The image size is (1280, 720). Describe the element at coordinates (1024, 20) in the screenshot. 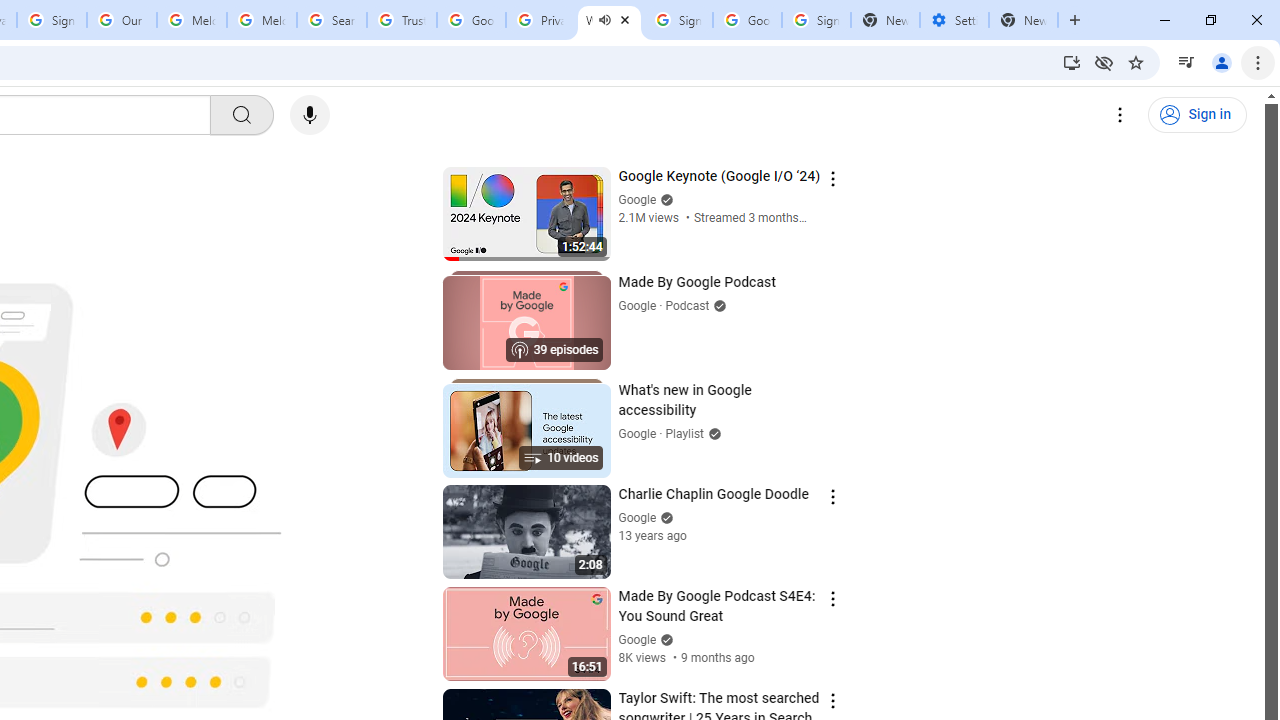

I see `'New Tab'` at that location.